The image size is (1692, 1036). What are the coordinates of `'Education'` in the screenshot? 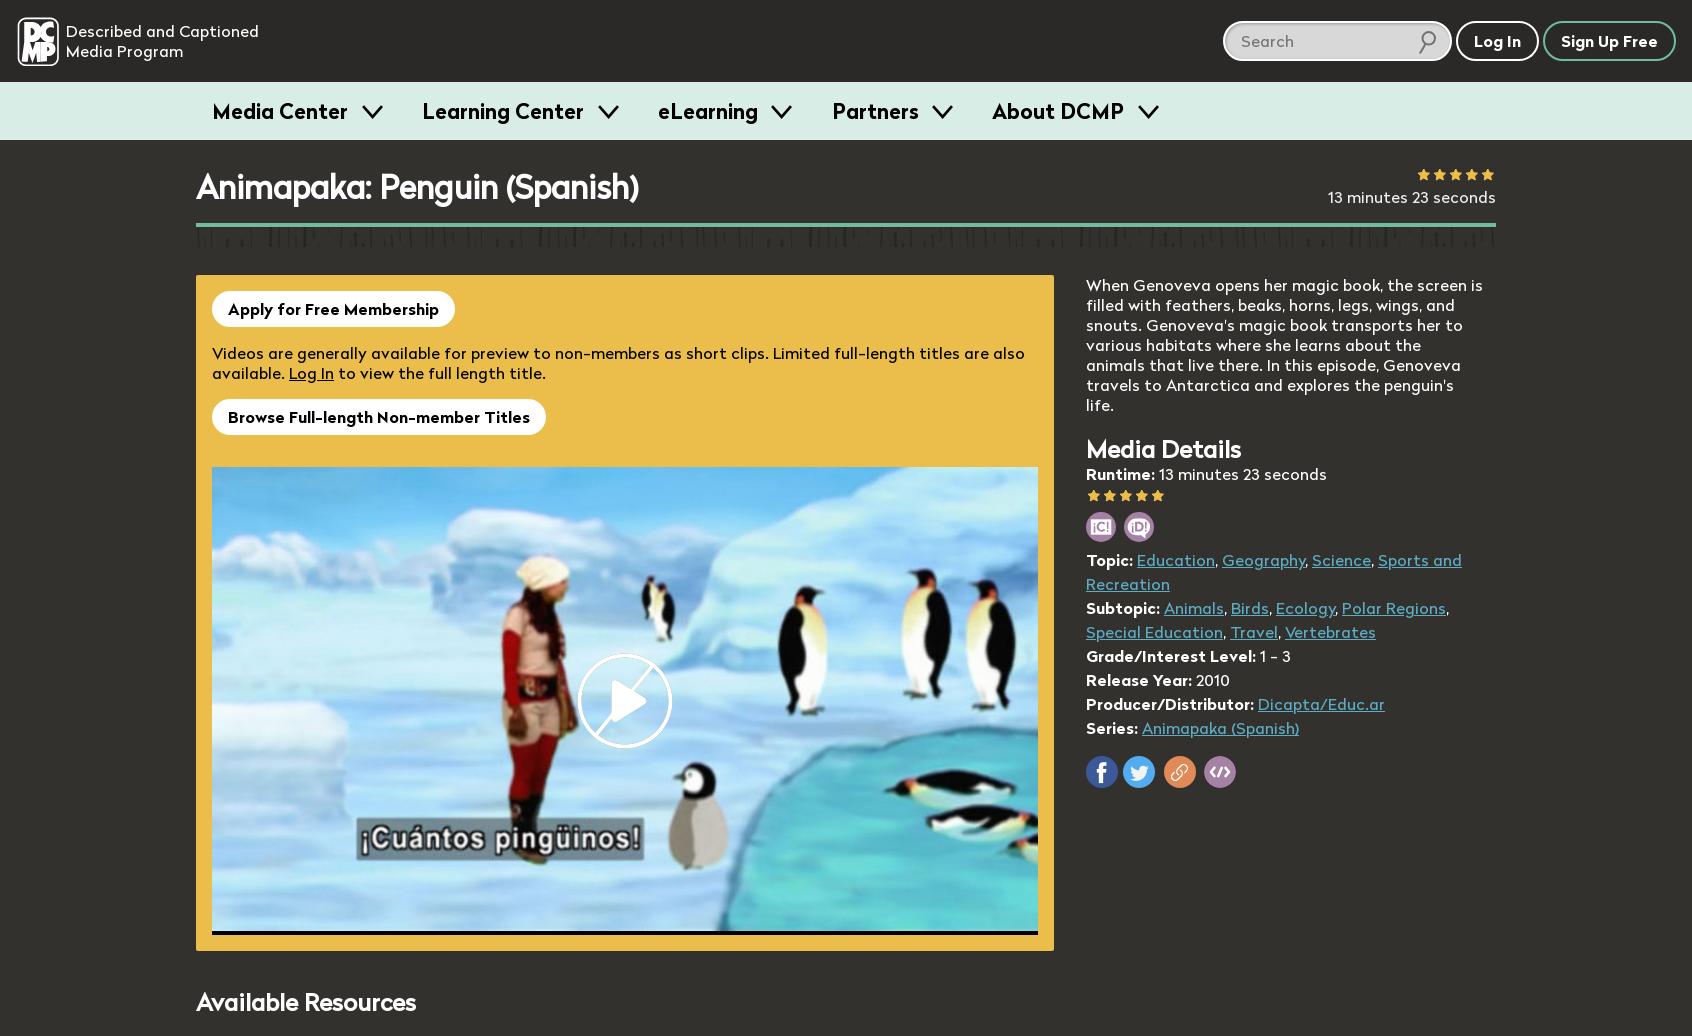 It's located at (1136, 559).